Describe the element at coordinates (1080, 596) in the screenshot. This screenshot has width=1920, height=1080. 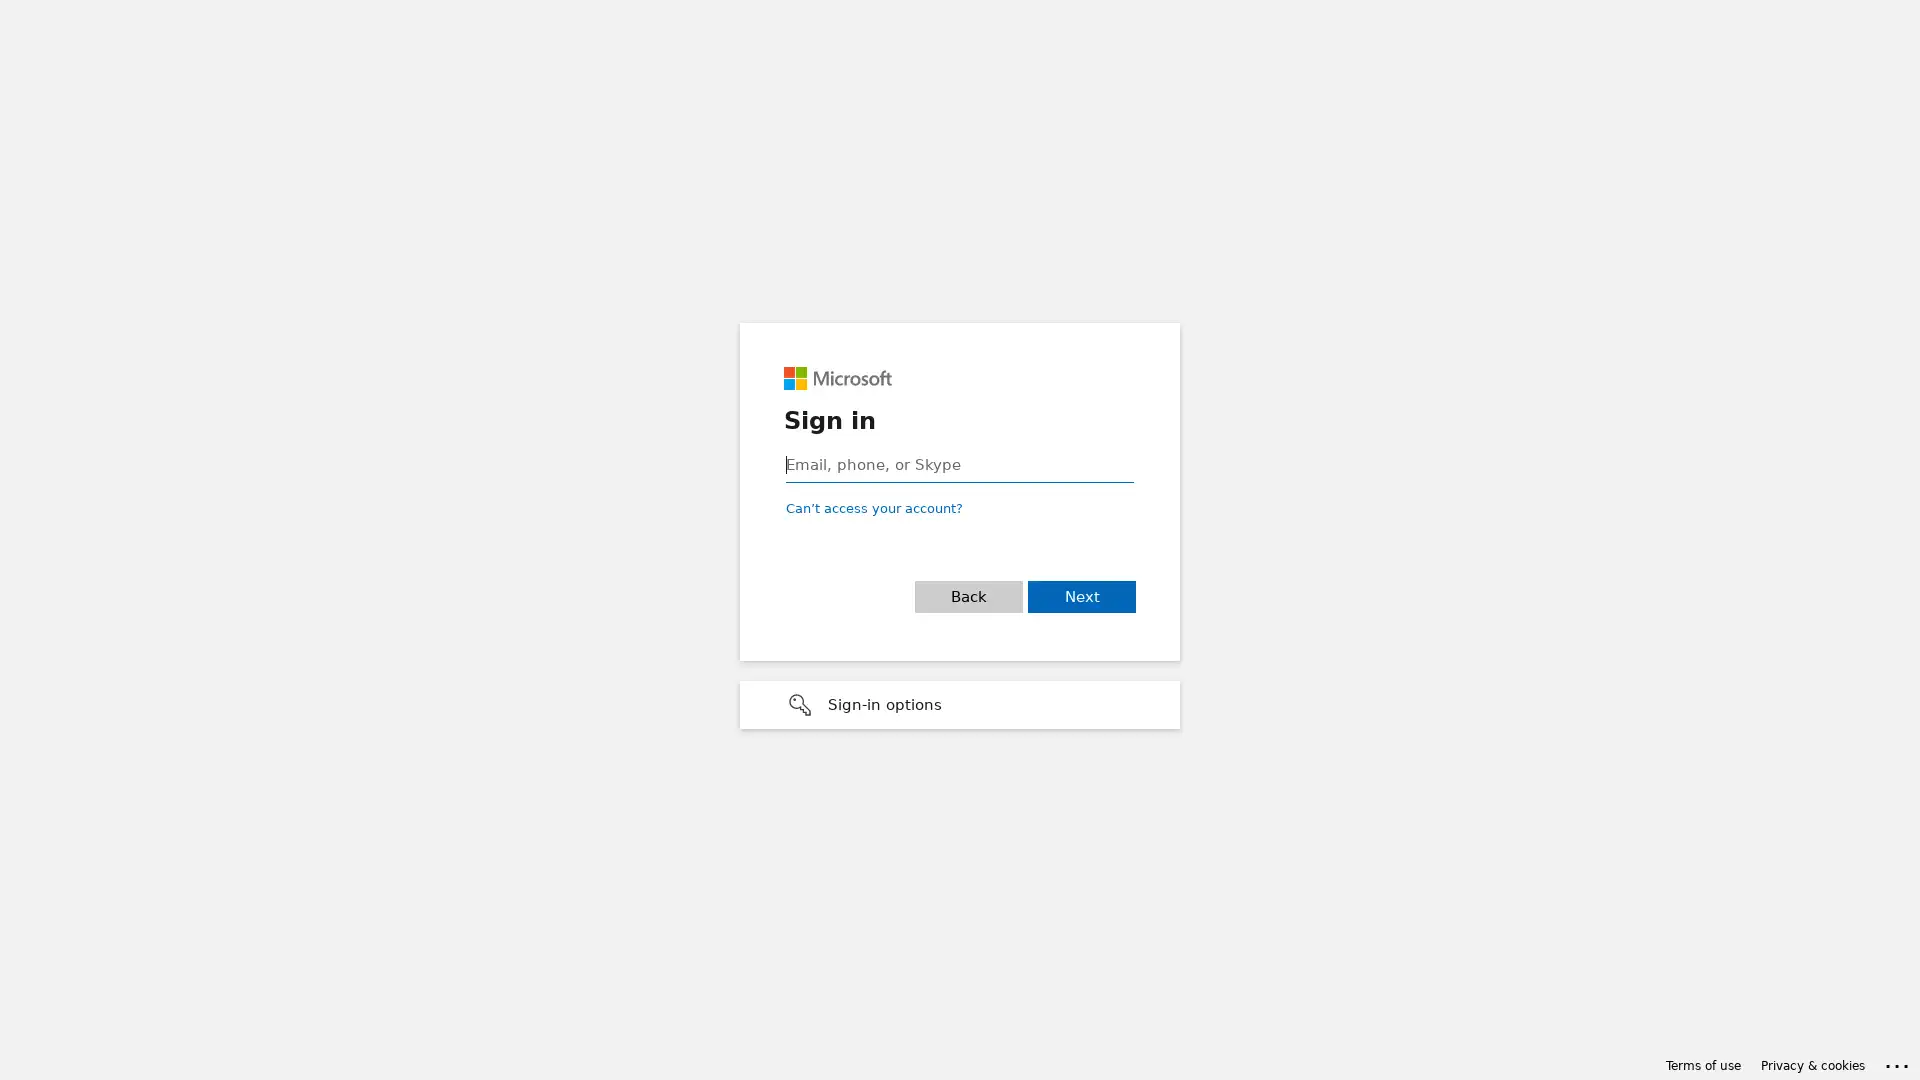
I see `Next` at that location.